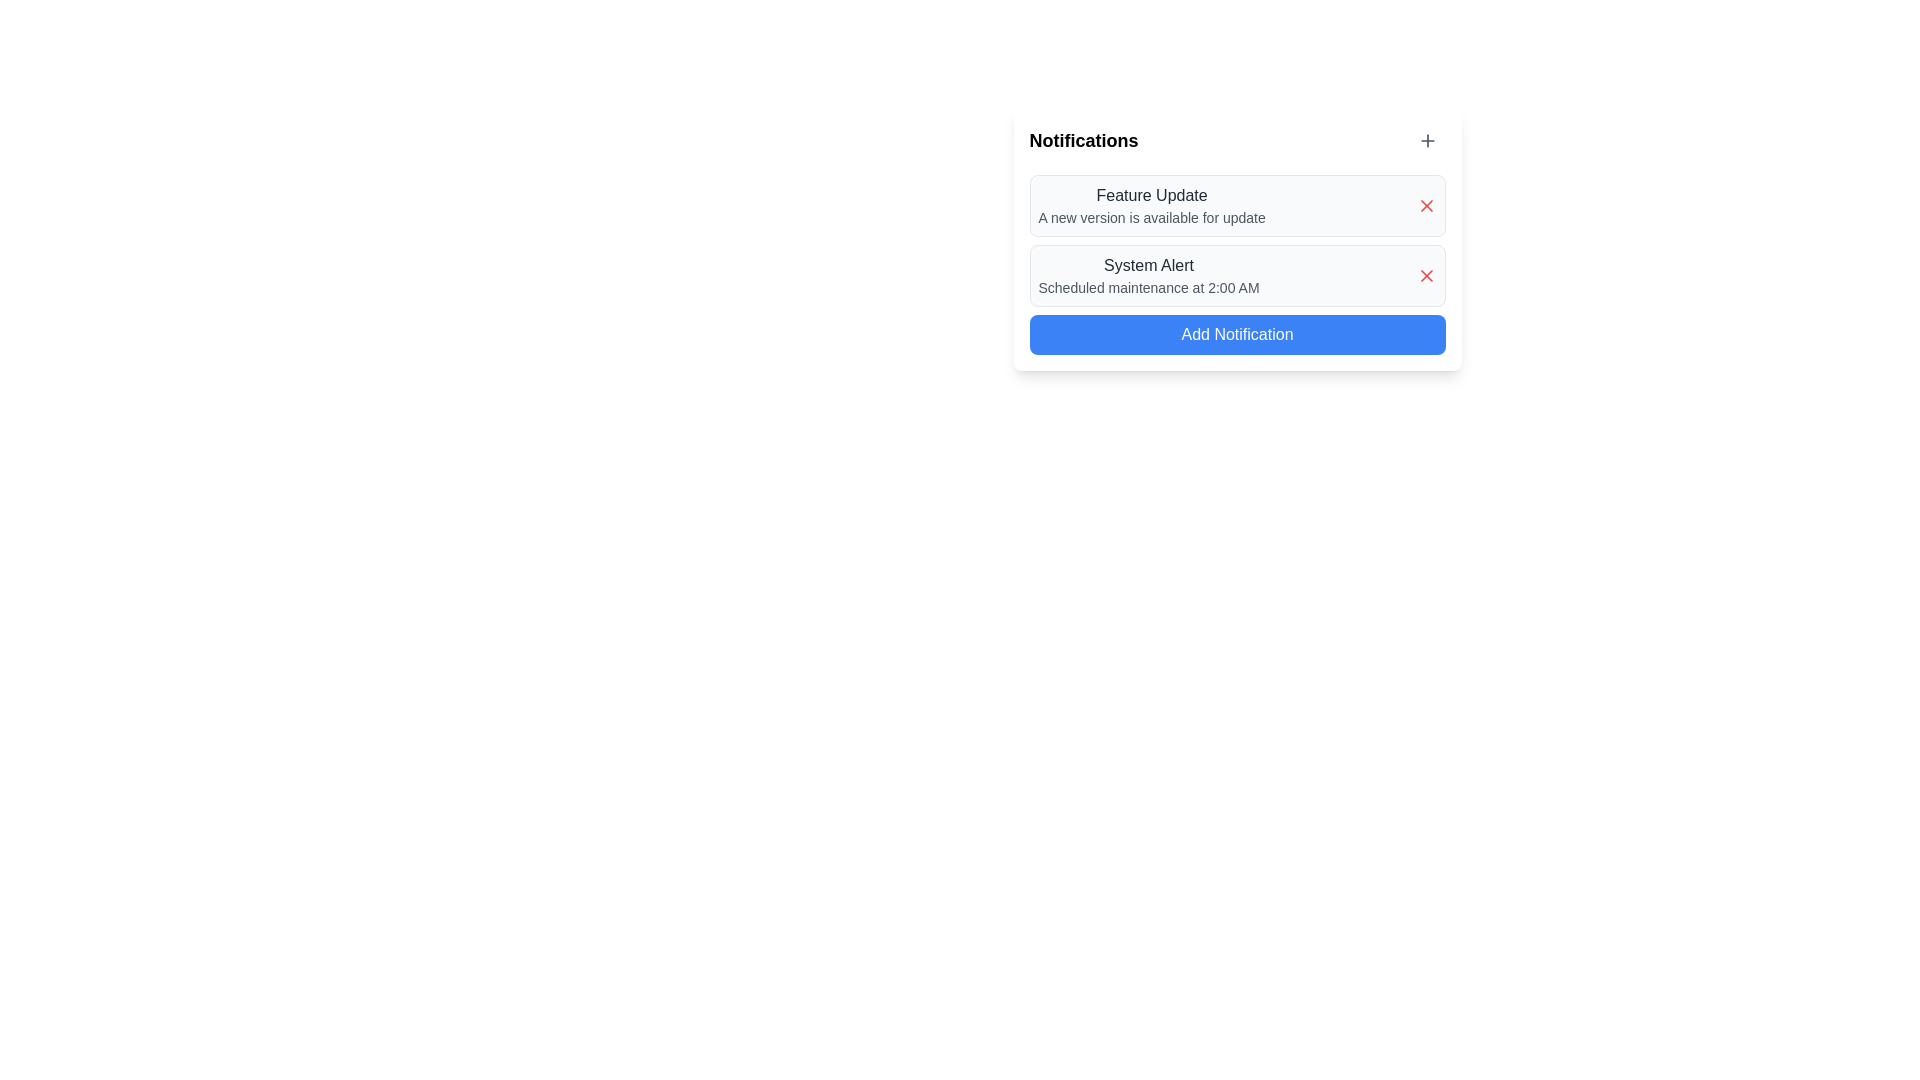 Image resolution: width=1920 pixels, height=1080 pixels. I want to click on the 'Add Notification' button located below 'Feature Update' and 'System Alert' in the notification list to observe a color change, so click(1236, 334).